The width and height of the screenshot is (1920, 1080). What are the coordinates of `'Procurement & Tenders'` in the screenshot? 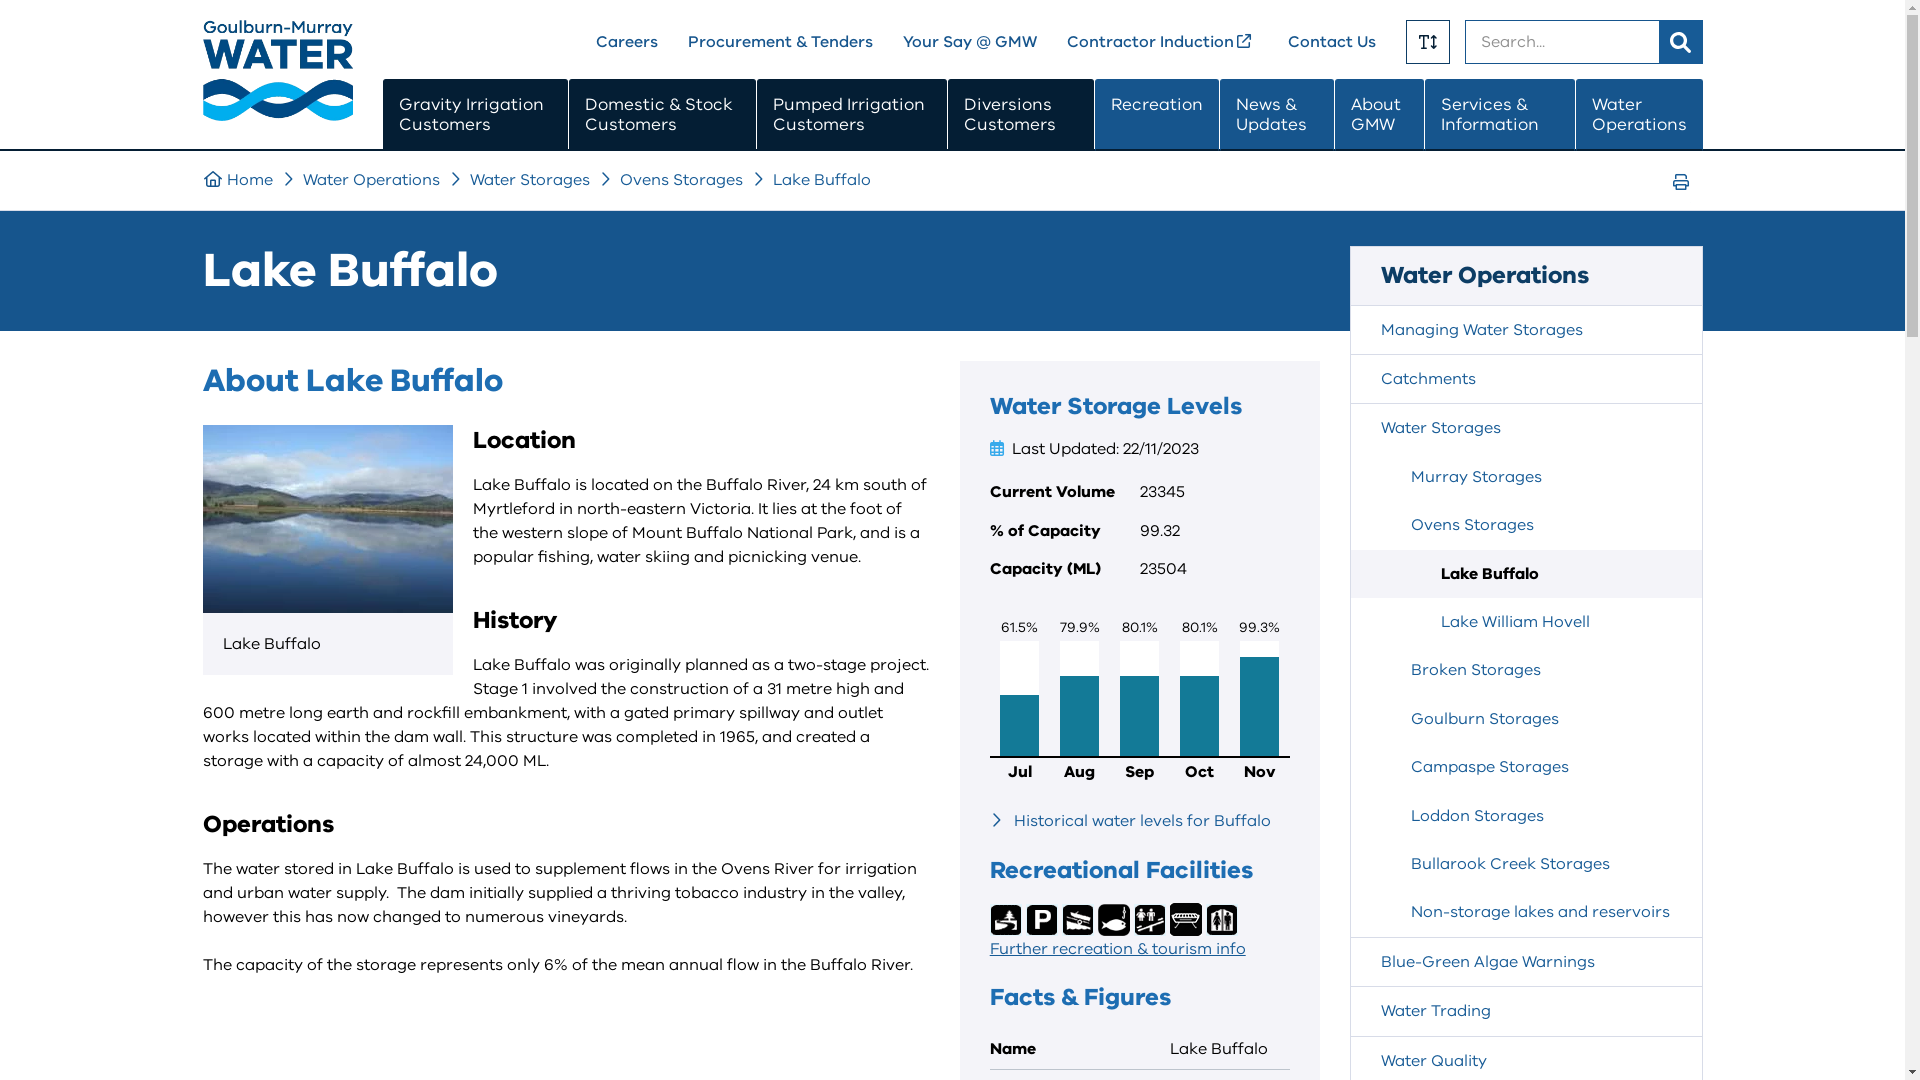 It's located at (779, 42).